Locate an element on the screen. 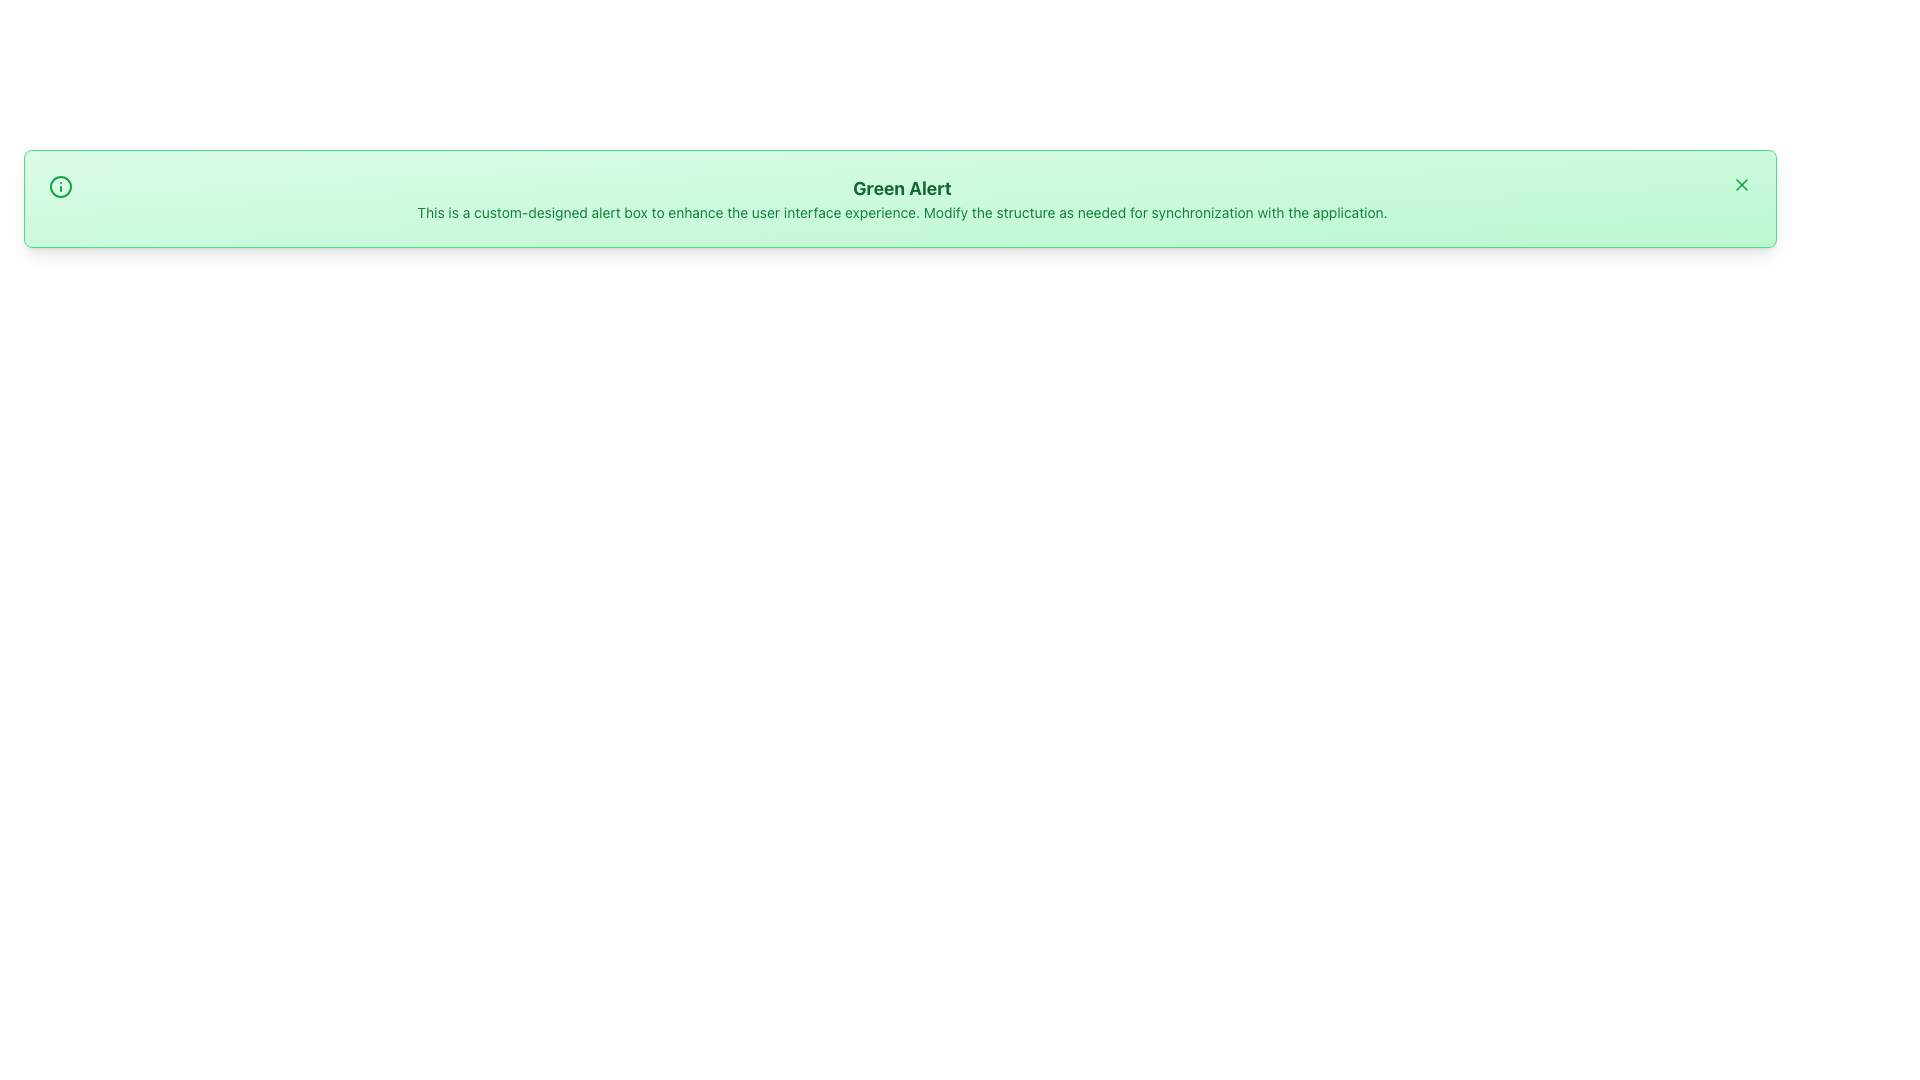  the green circular icon with a white border located in the top-left corner of the green alert banner is located at coordinates (61, 186).